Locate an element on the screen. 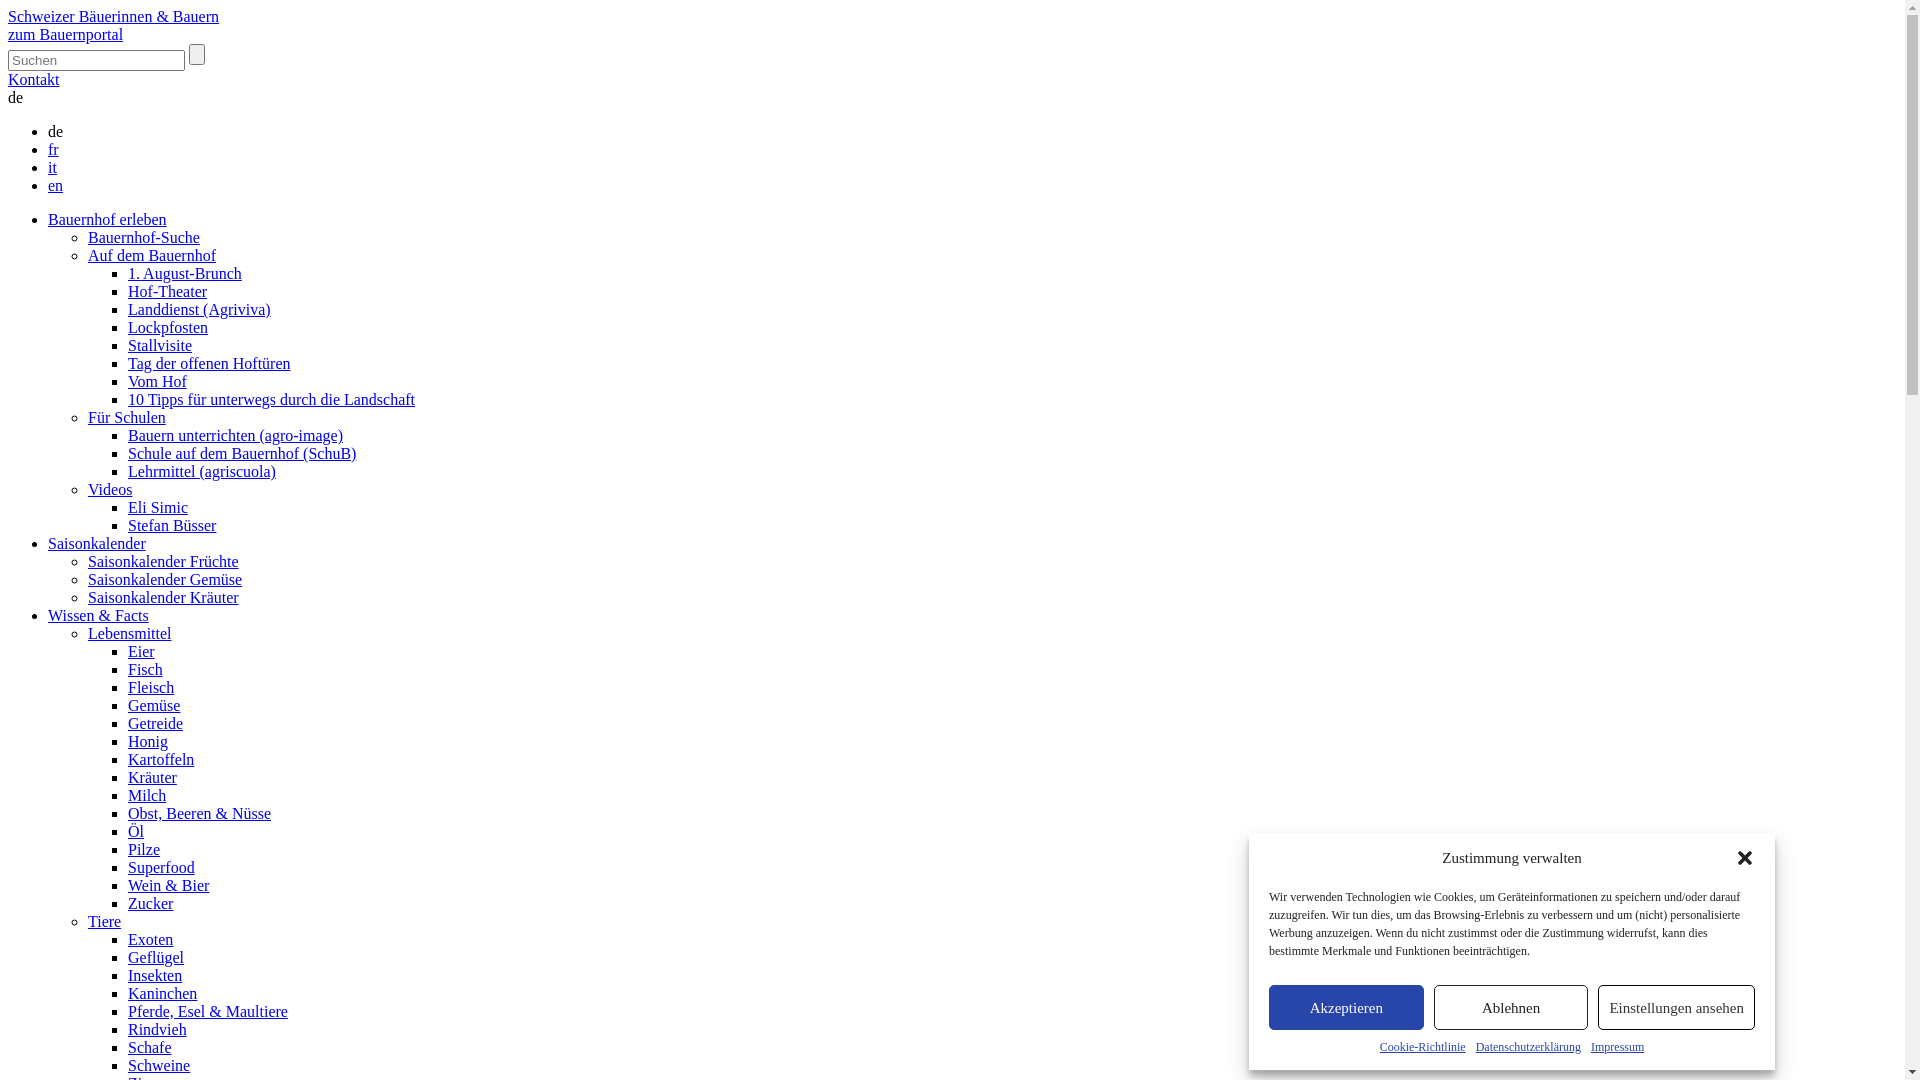  'Auf dem Bauernhof' is located at coordinates (151, 254).